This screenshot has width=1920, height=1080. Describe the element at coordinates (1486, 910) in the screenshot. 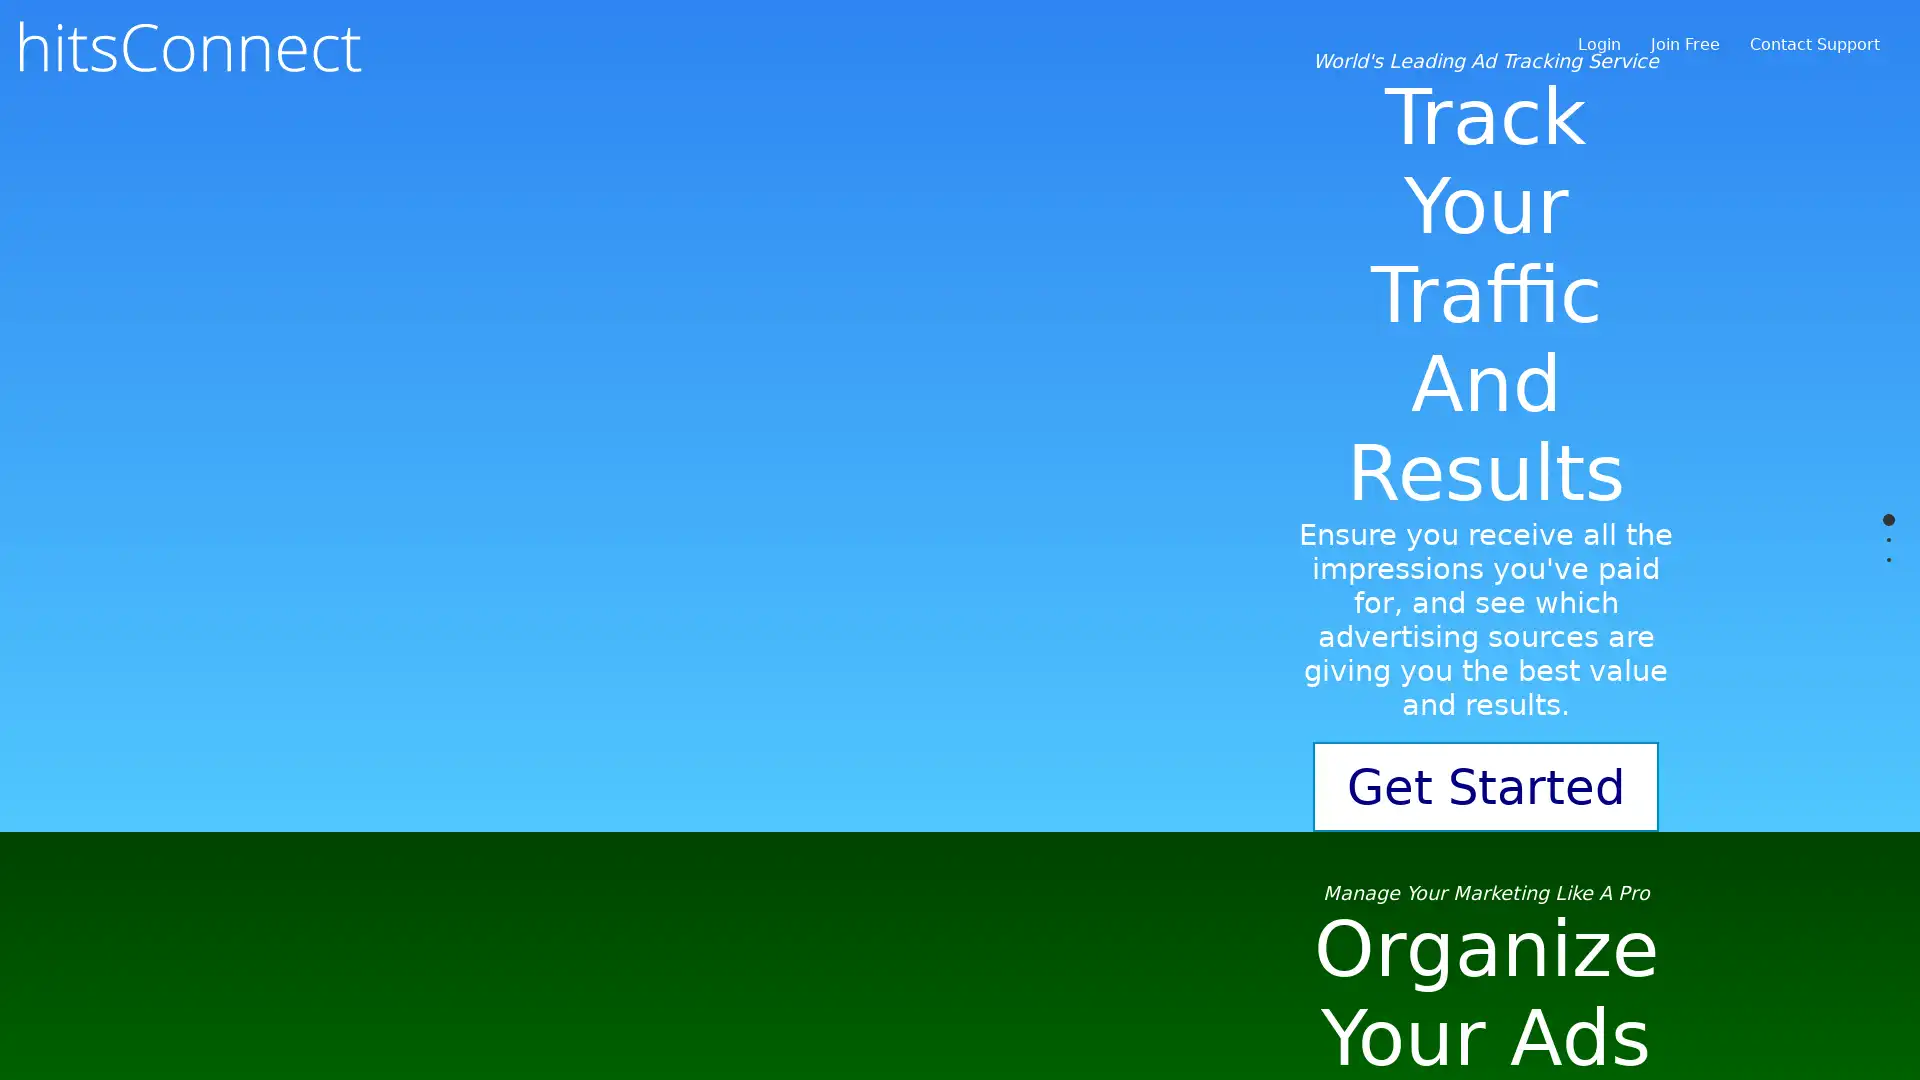

I see `Get Started` at that location.